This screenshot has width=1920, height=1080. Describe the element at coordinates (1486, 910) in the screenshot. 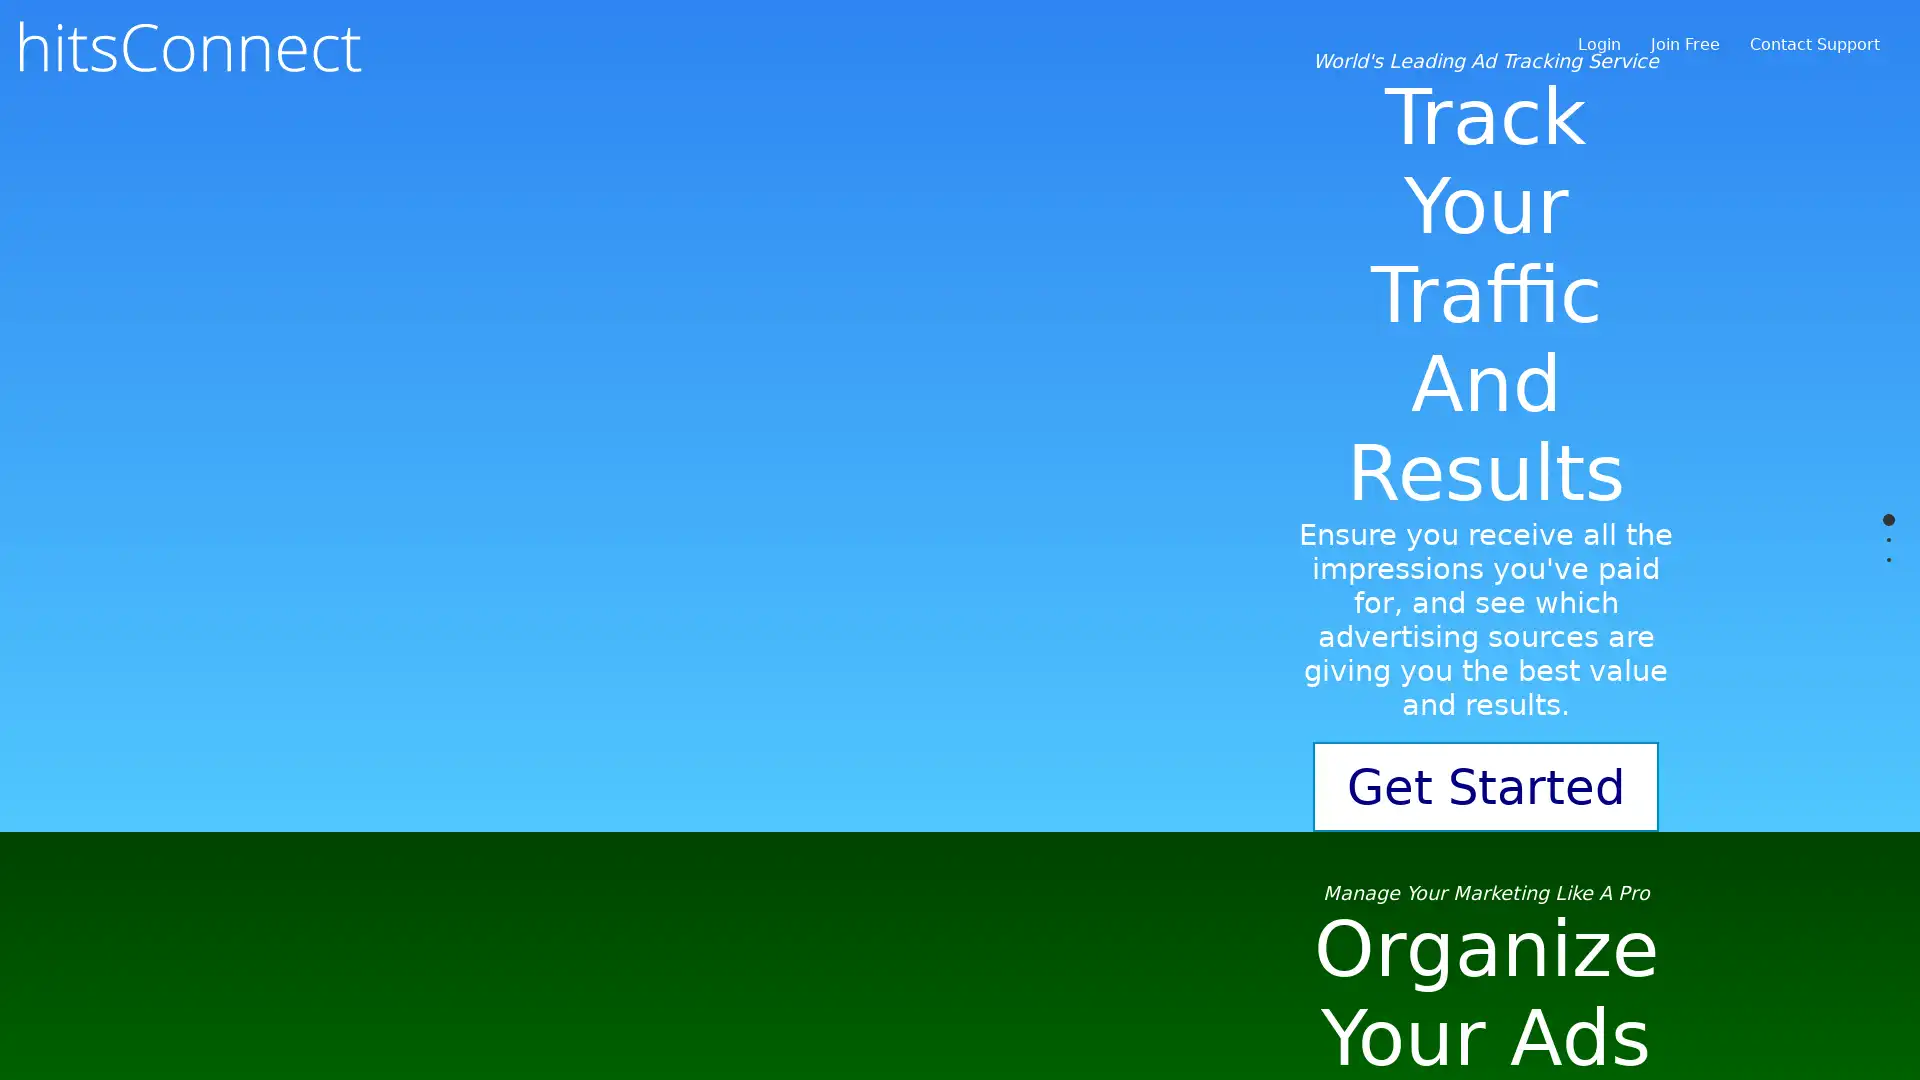

I see `Get Started` at that location.